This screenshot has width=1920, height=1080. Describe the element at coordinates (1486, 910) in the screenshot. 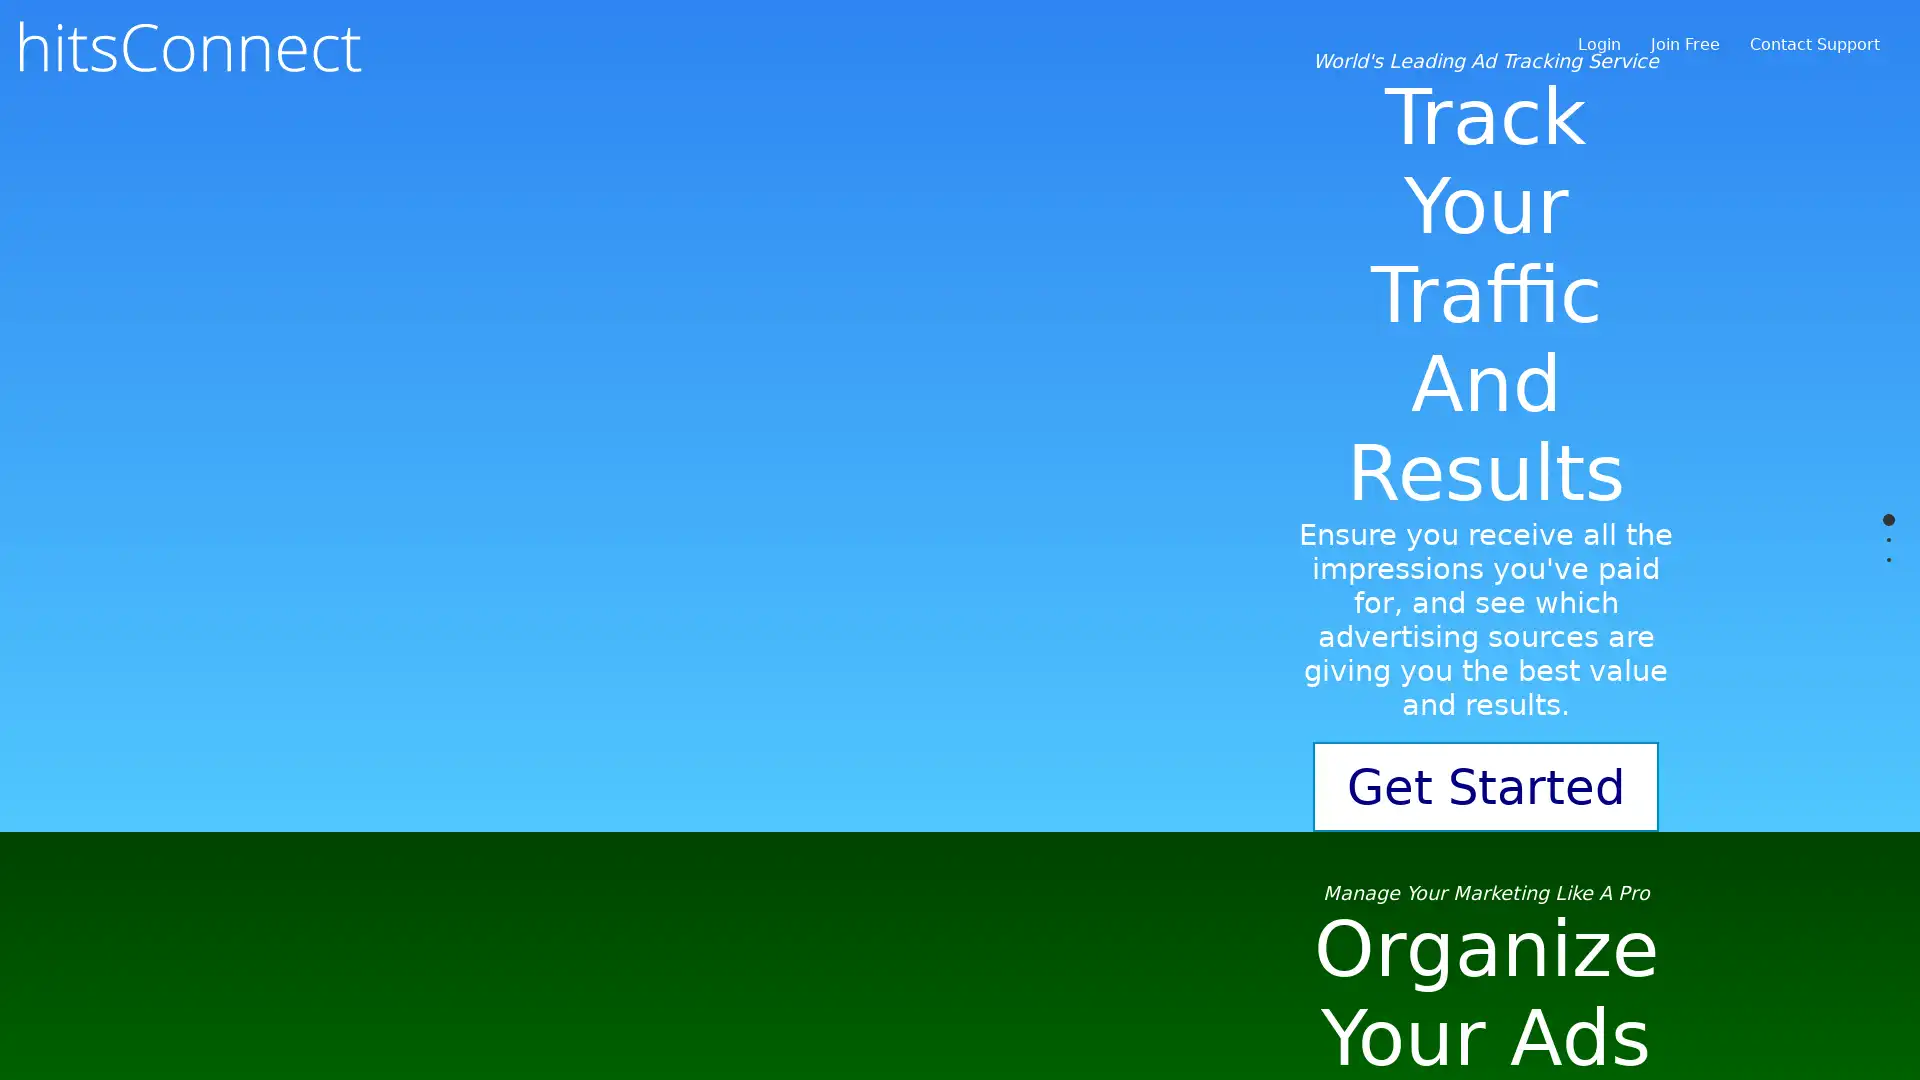

I see `Get Started` at that location.